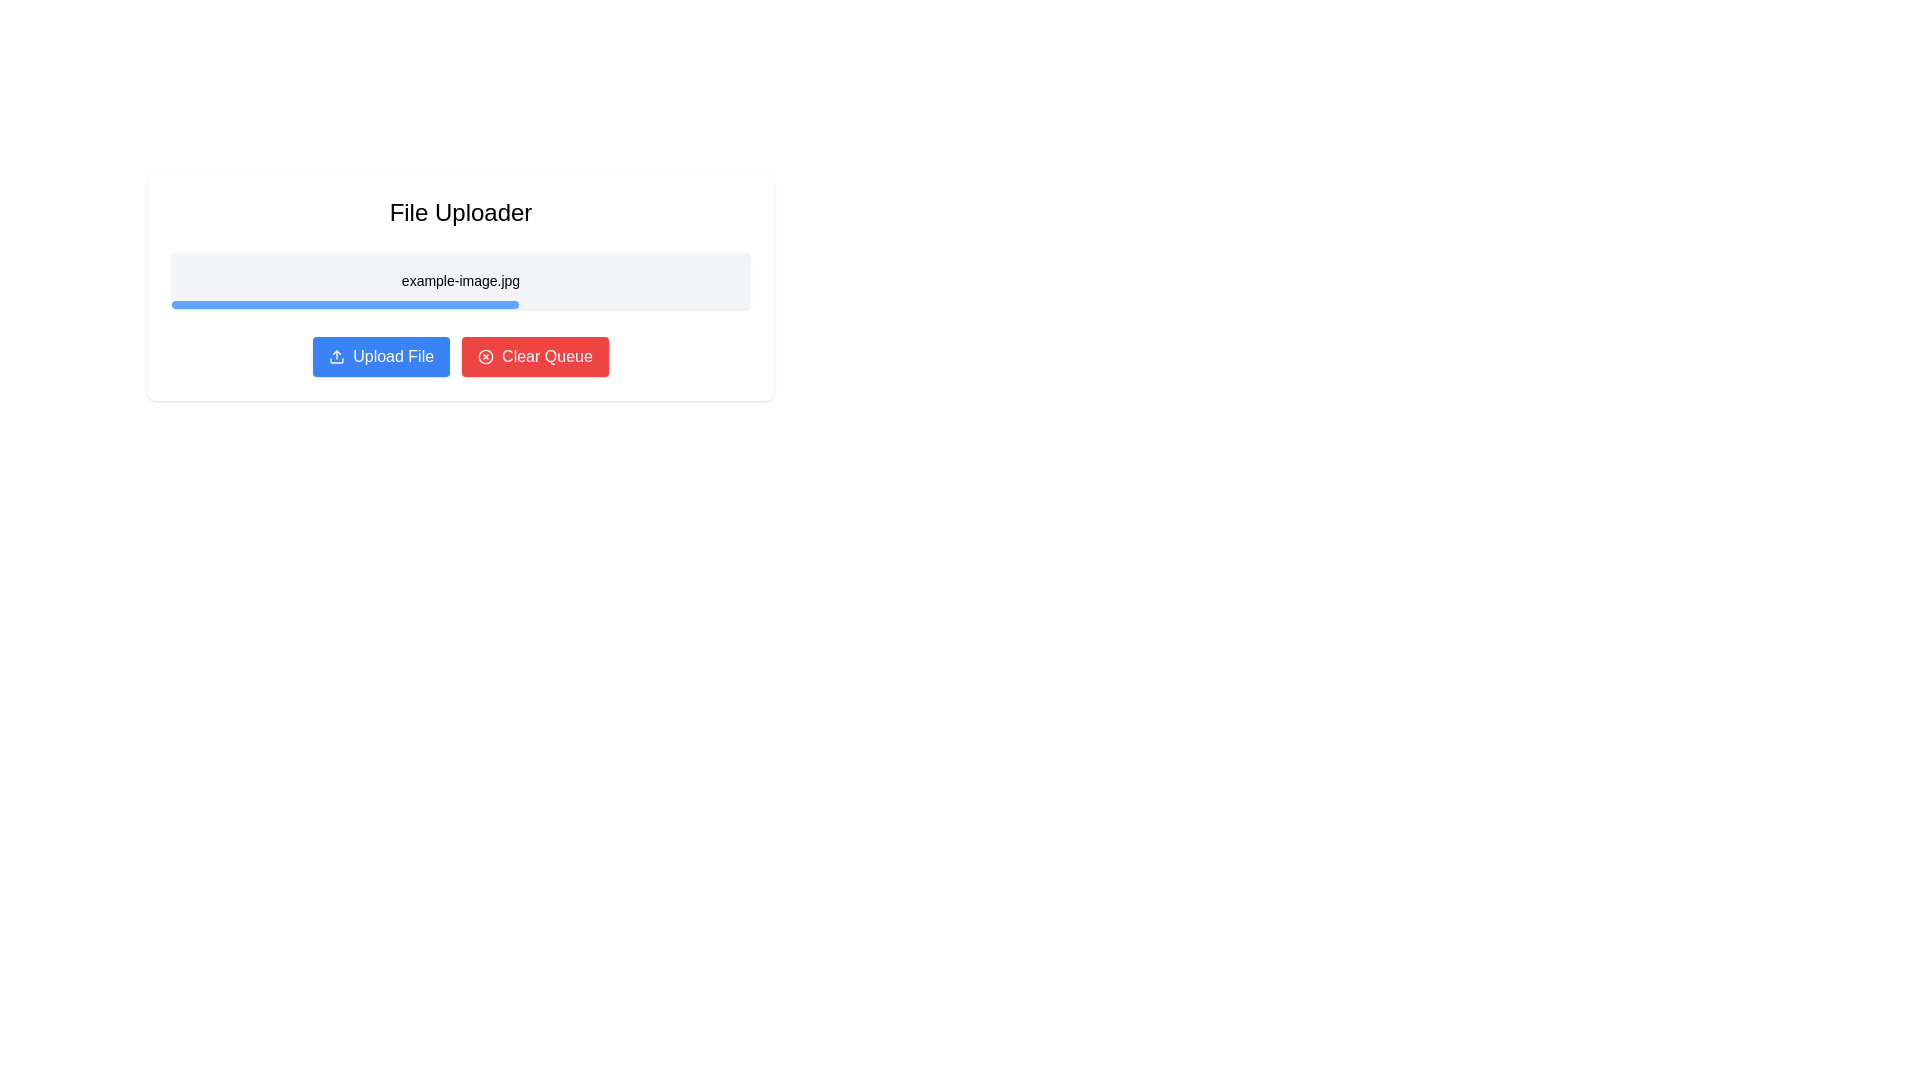 The height and width of the screenshot is (1080, 1920). I want to click on the file upload button located at the bottom of the interface, adjacent to the red 'Clear Queue' button, to receive potential interaction feedback, so click(393, 356).